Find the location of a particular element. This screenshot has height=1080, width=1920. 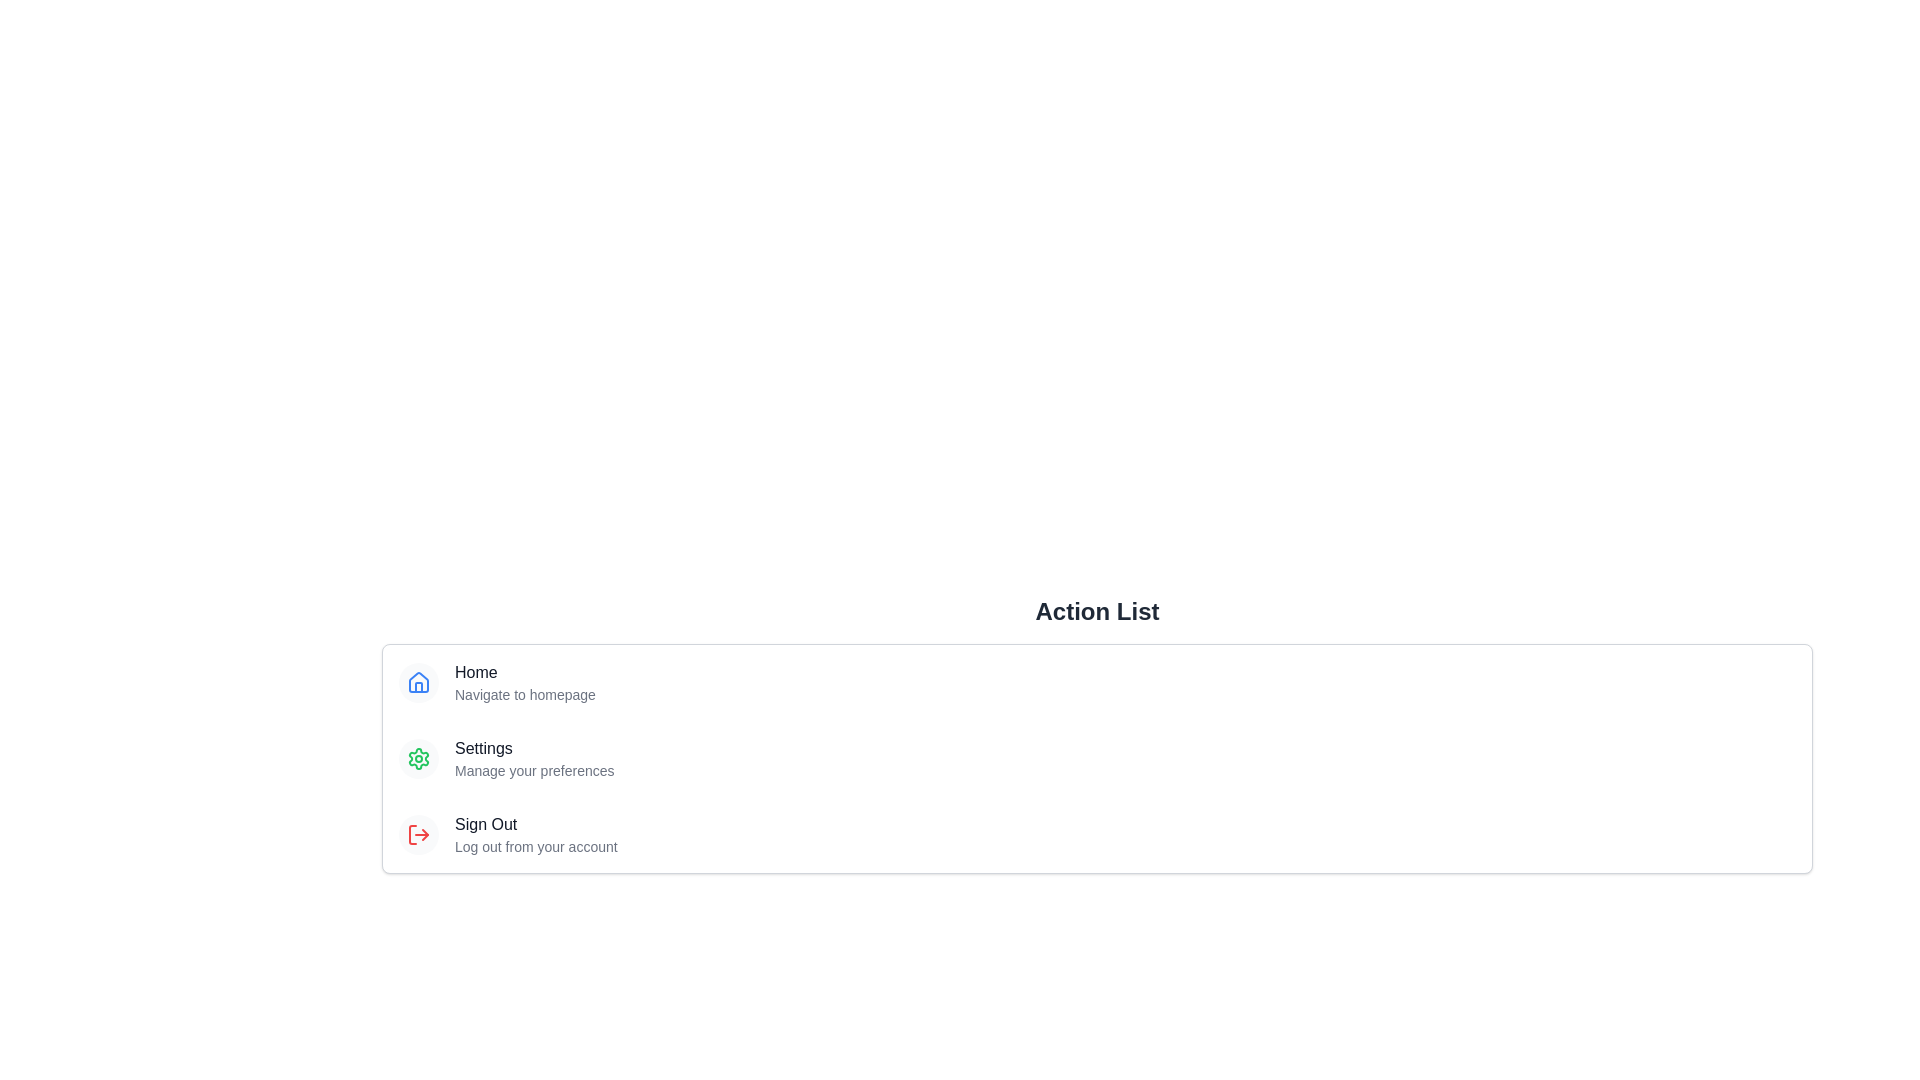

the explanatory text located directly below the 'Sign Out' title in the 'Sign Out' section of the action list is located at coordinates (536, 847).